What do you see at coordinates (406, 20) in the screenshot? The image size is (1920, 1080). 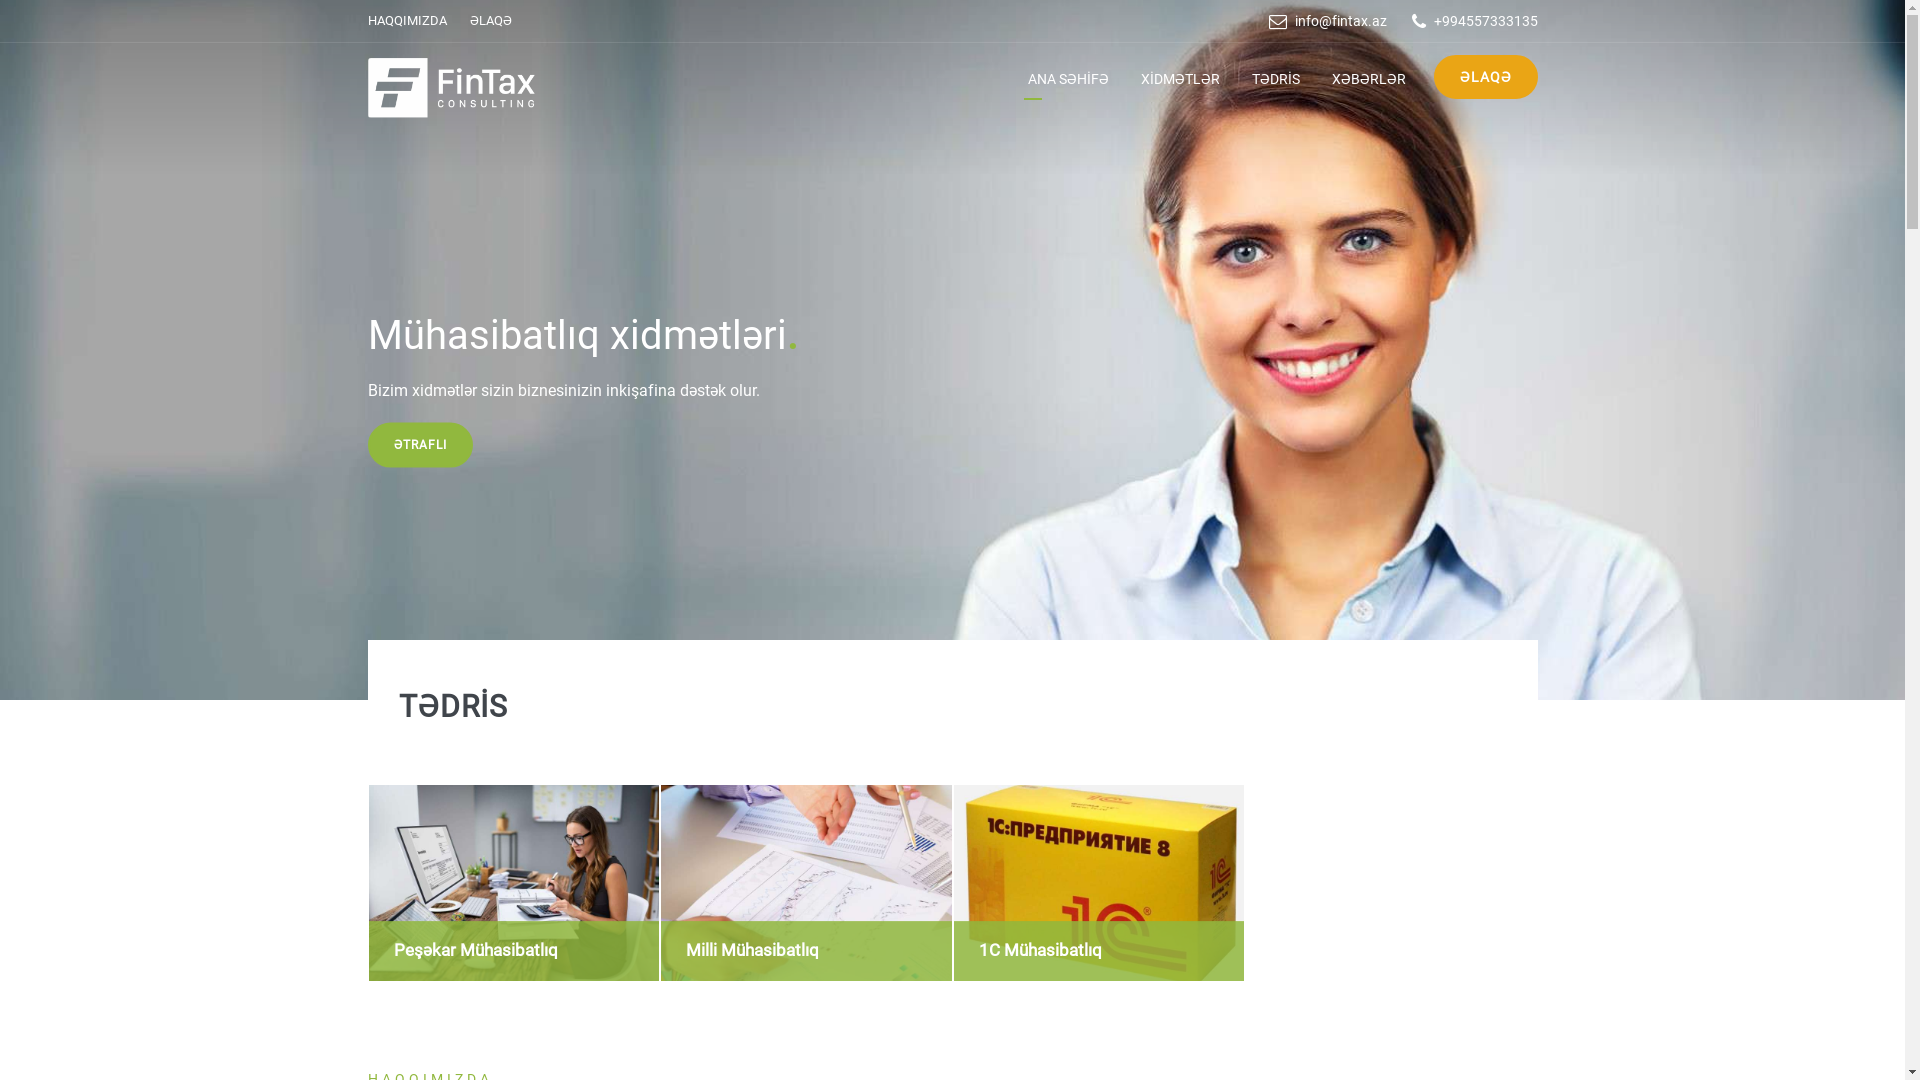 I see `'HAQQIMIZDA'` at bounding box center [406, 20].